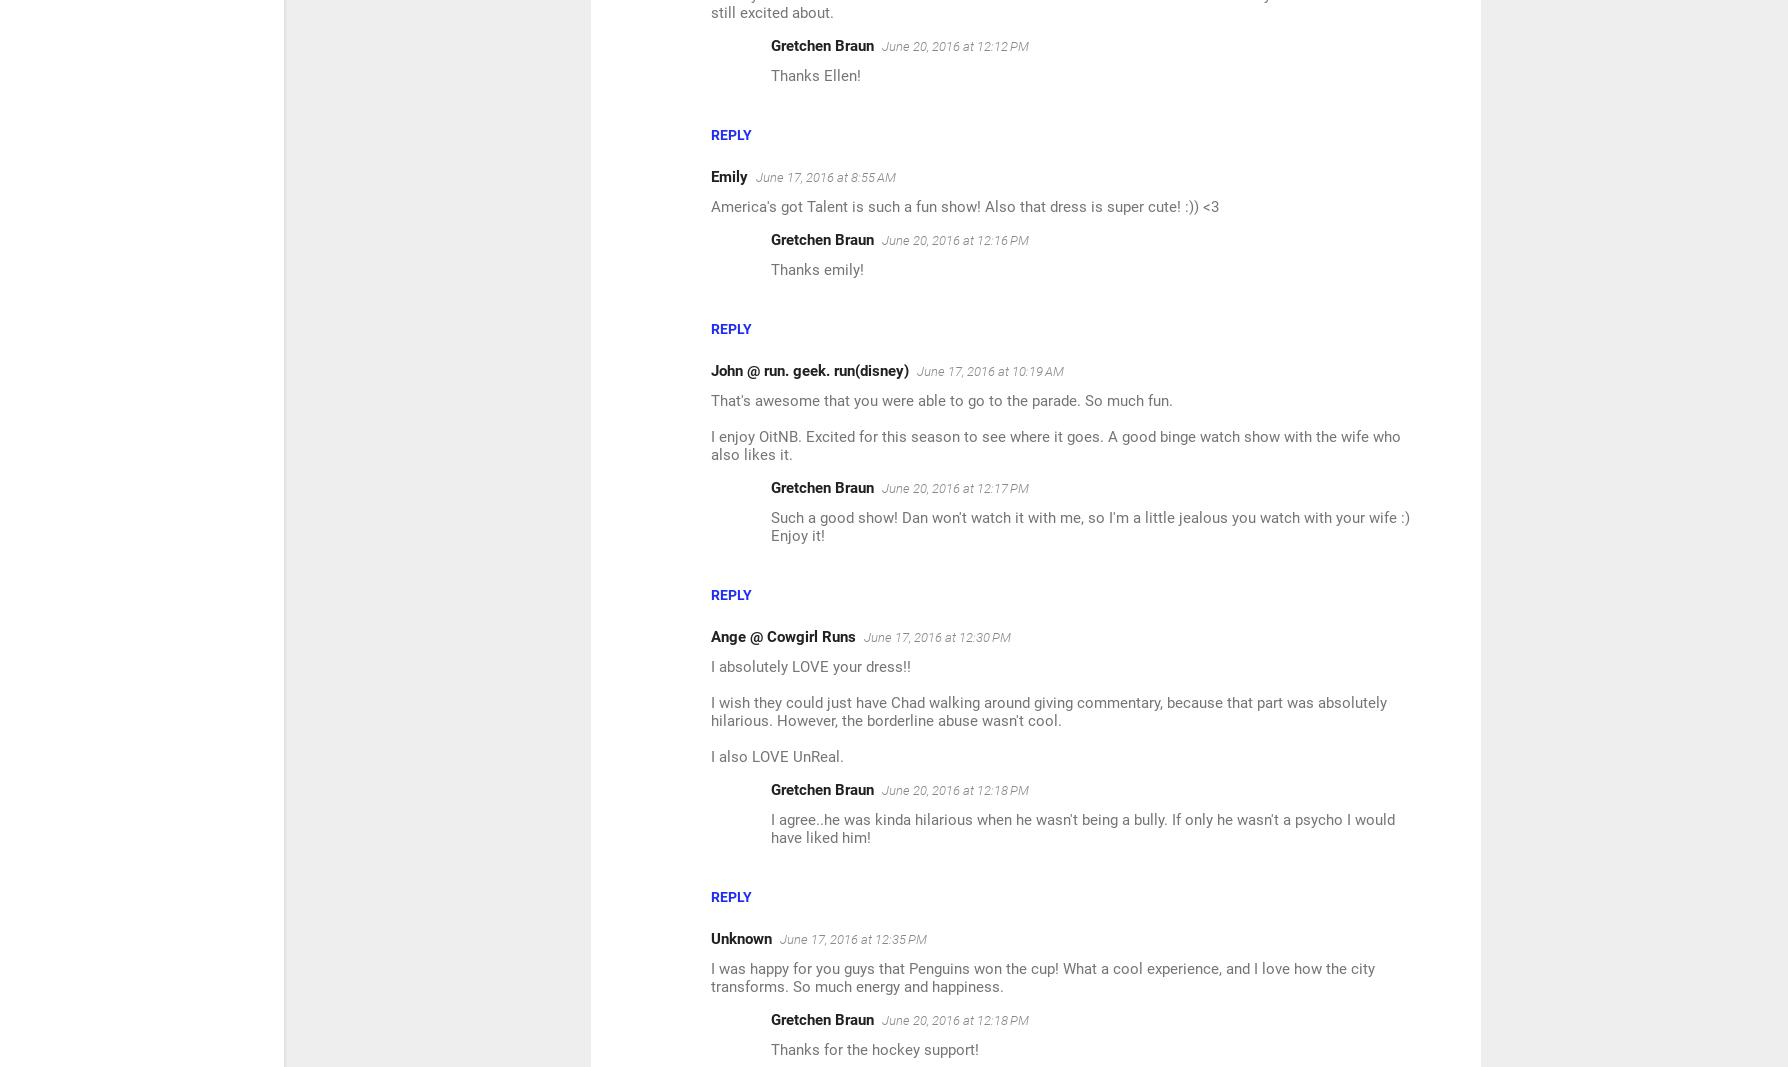 The height and width of the screenshot is (1067, 1788). I want to click on 'I wish they could just have Chad walking around giving commentary, because that part was absolutely hilarious. However, the borderline abuse wasn't cool.', so click(710, 711).